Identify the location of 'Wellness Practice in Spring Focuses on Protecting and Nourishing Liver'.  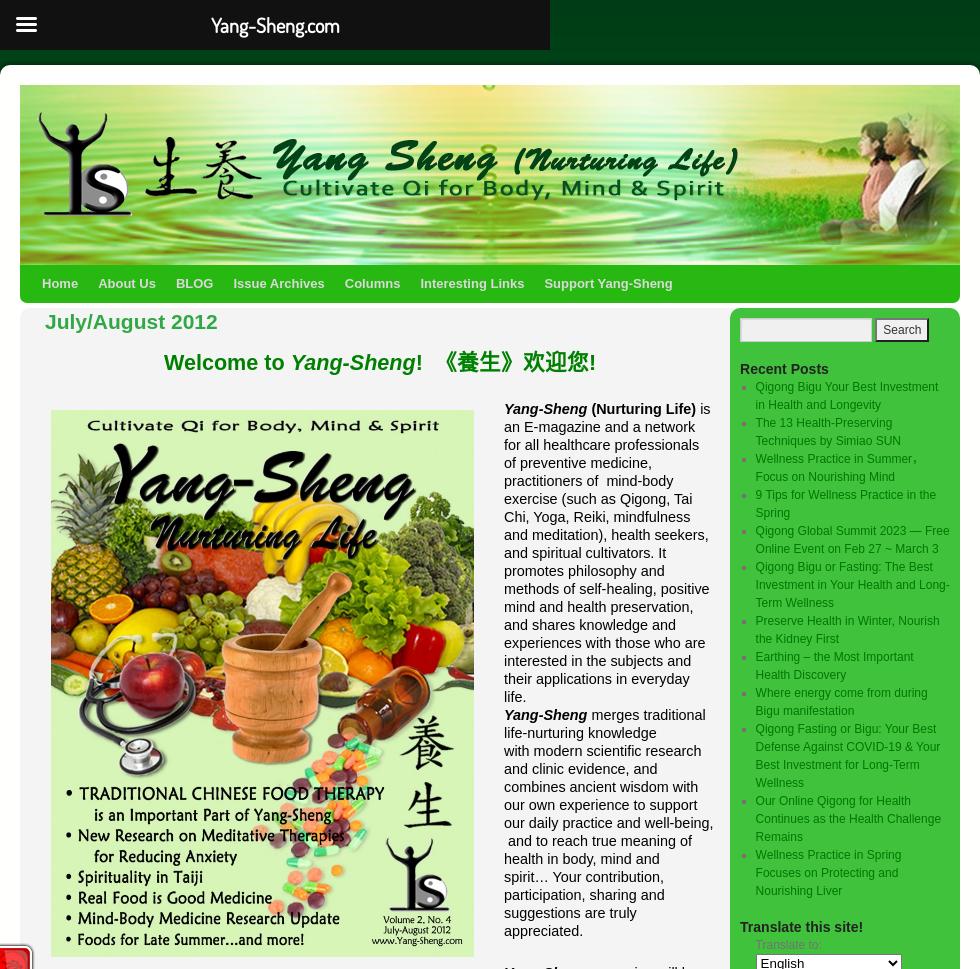
(828, 871).